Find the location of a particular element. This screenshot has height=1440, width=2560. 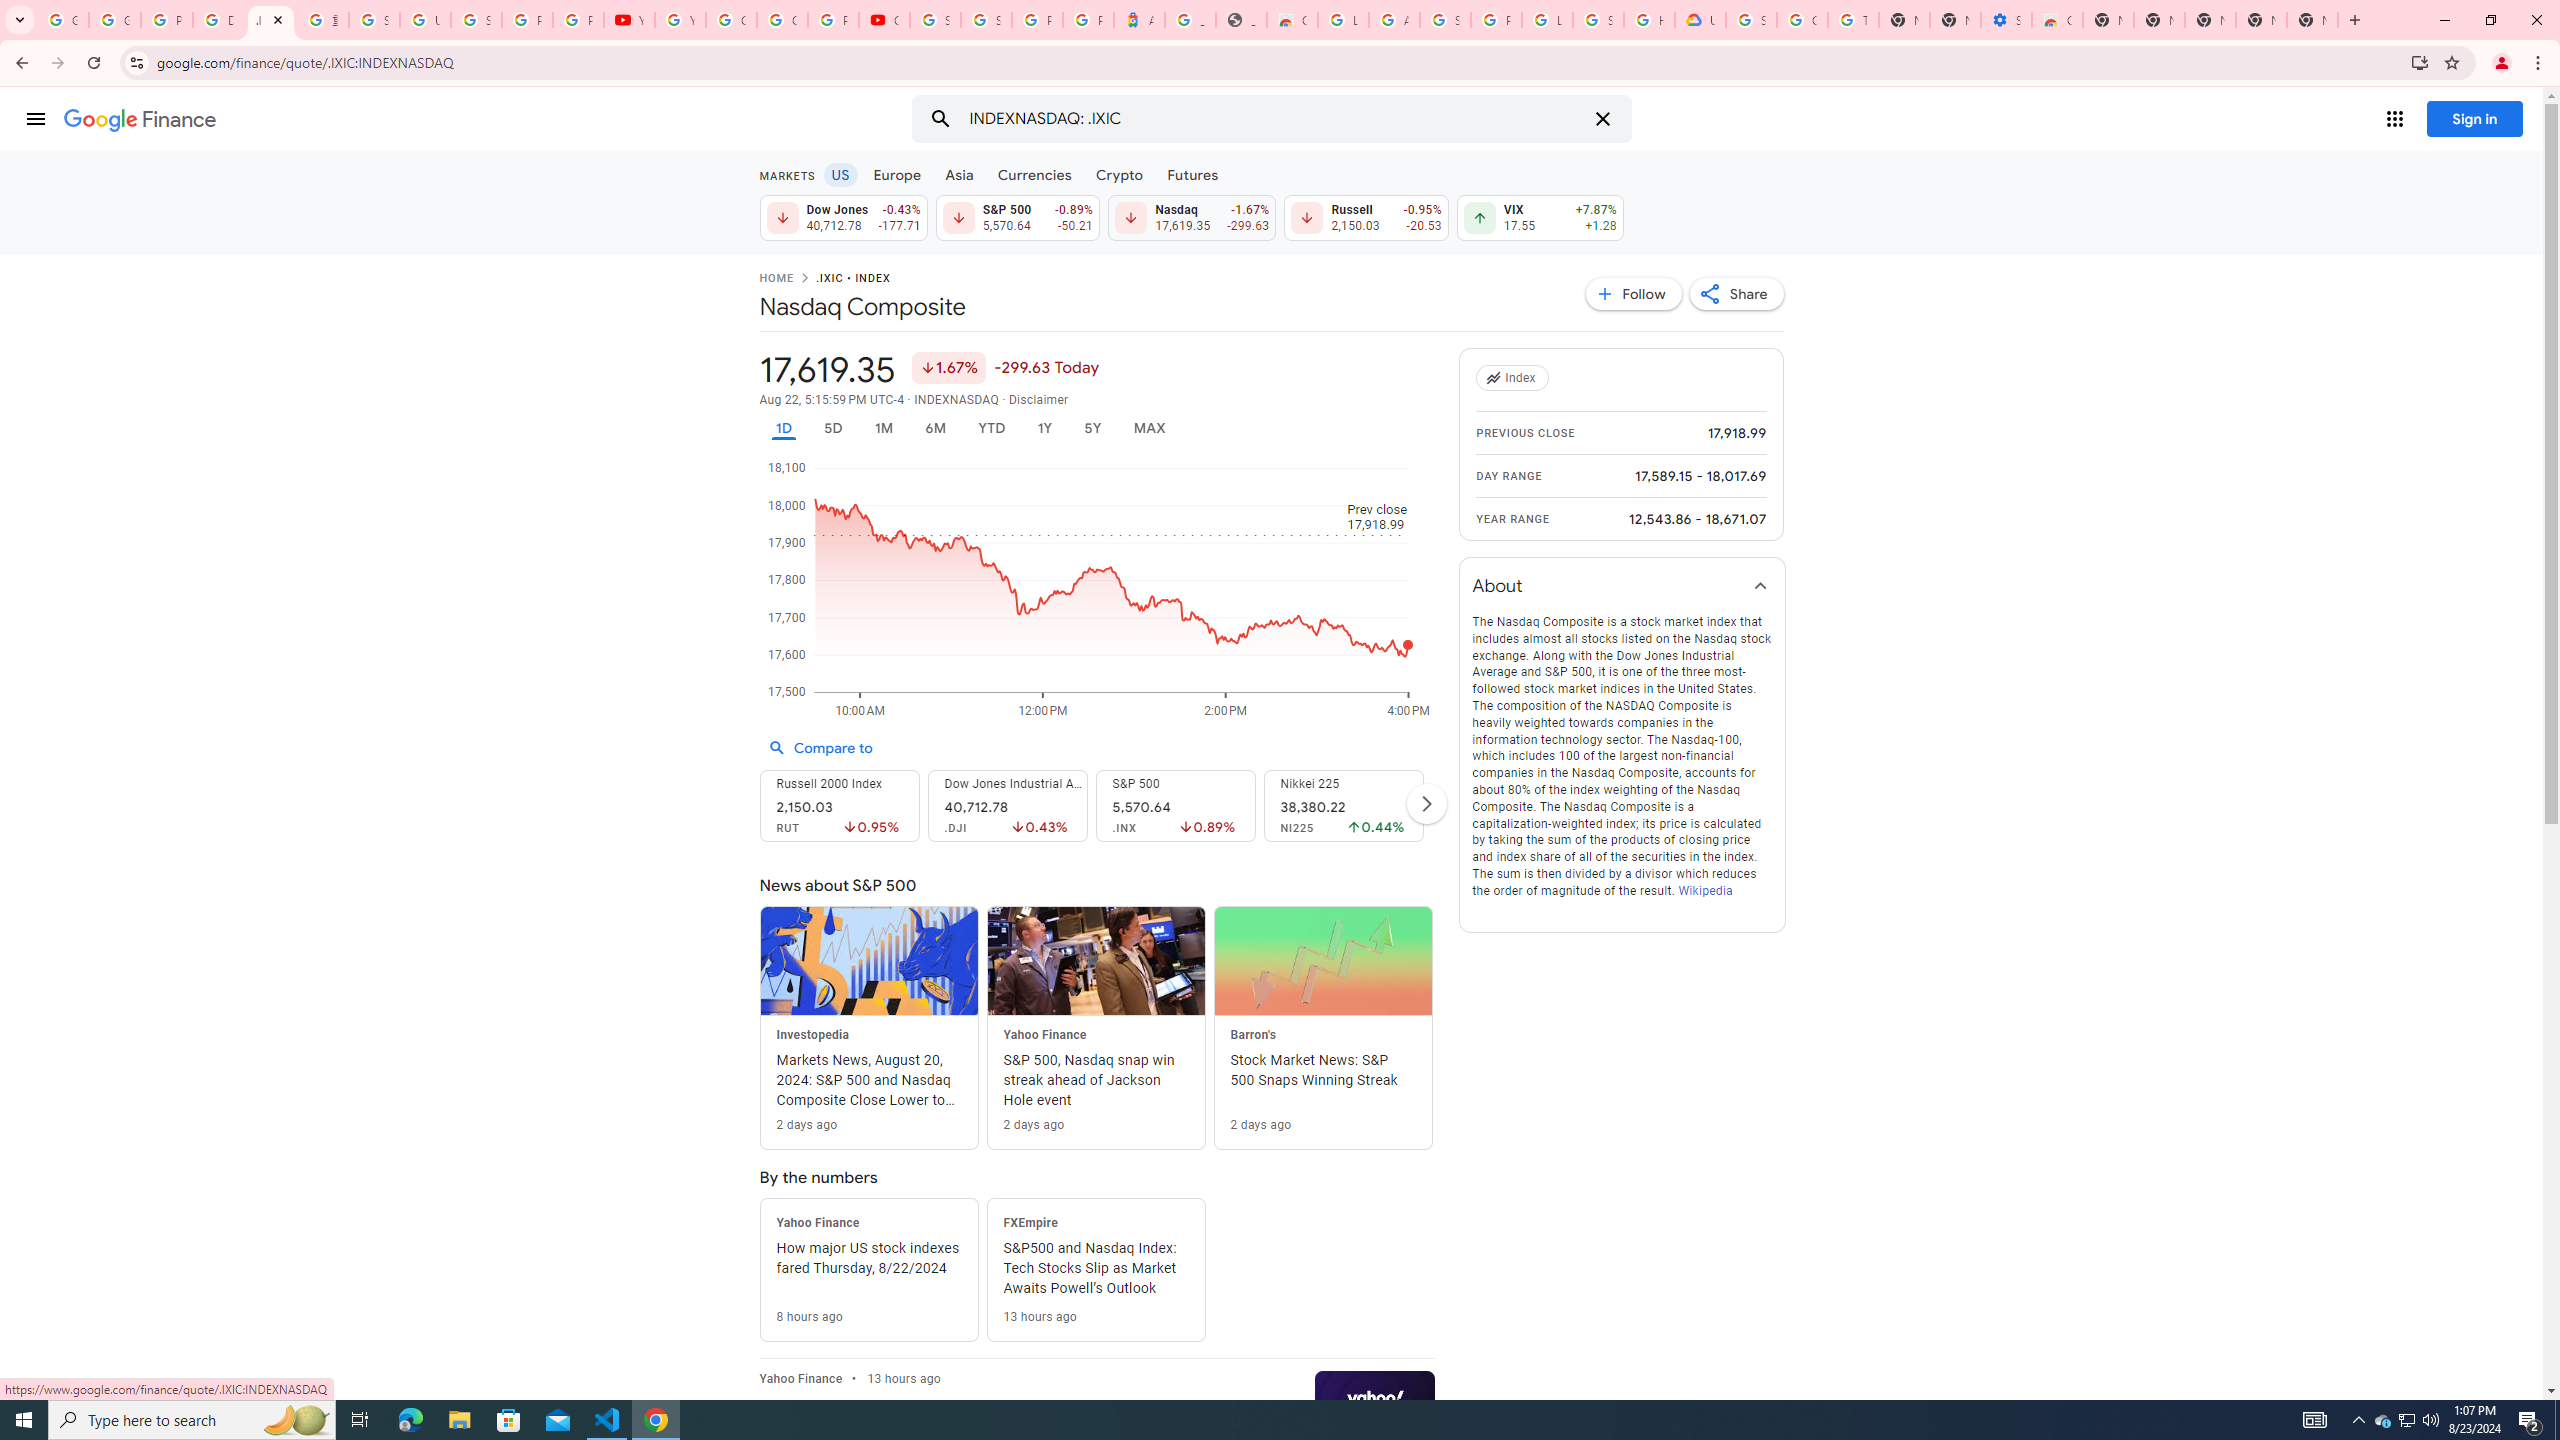

'Index' is located at coordinates (1515, 378).